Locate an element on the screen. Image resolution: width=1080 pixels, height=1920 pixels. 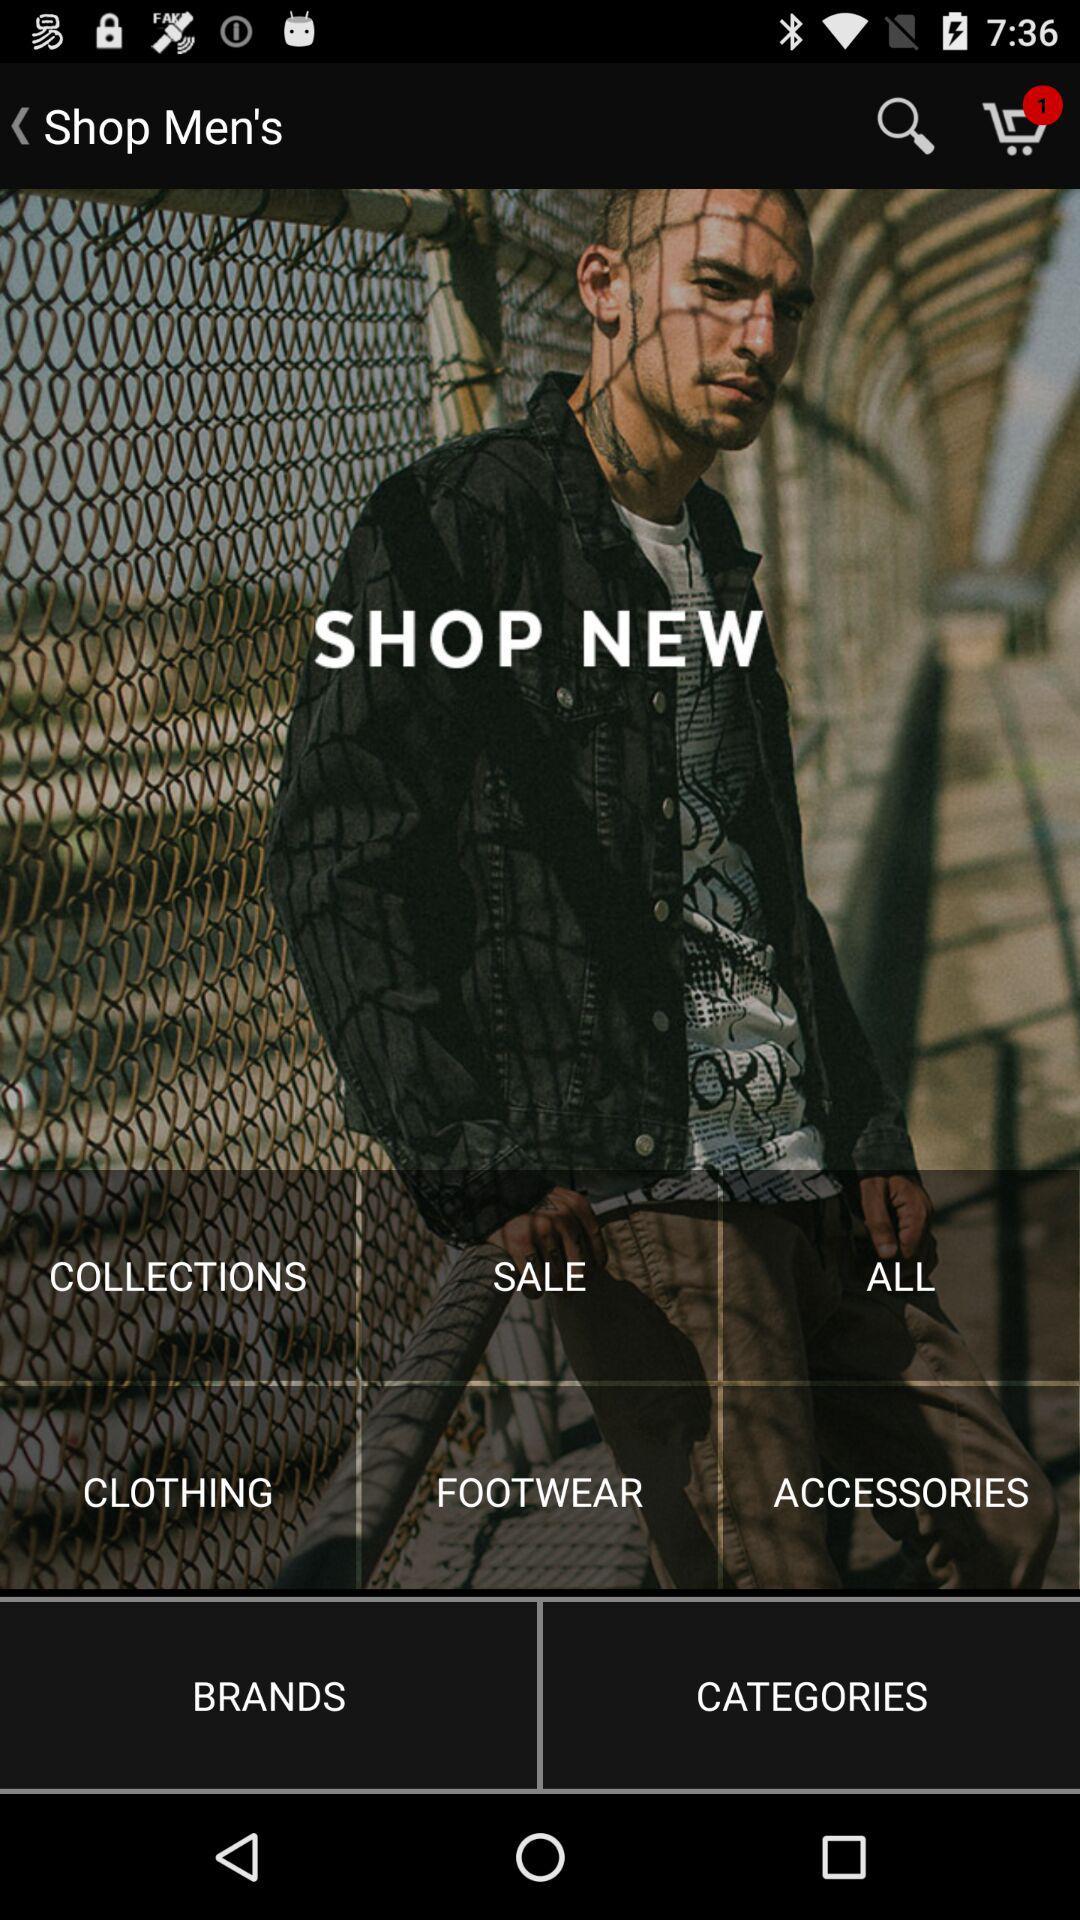
the button next to brands item is located at coordinates (811, 1694).